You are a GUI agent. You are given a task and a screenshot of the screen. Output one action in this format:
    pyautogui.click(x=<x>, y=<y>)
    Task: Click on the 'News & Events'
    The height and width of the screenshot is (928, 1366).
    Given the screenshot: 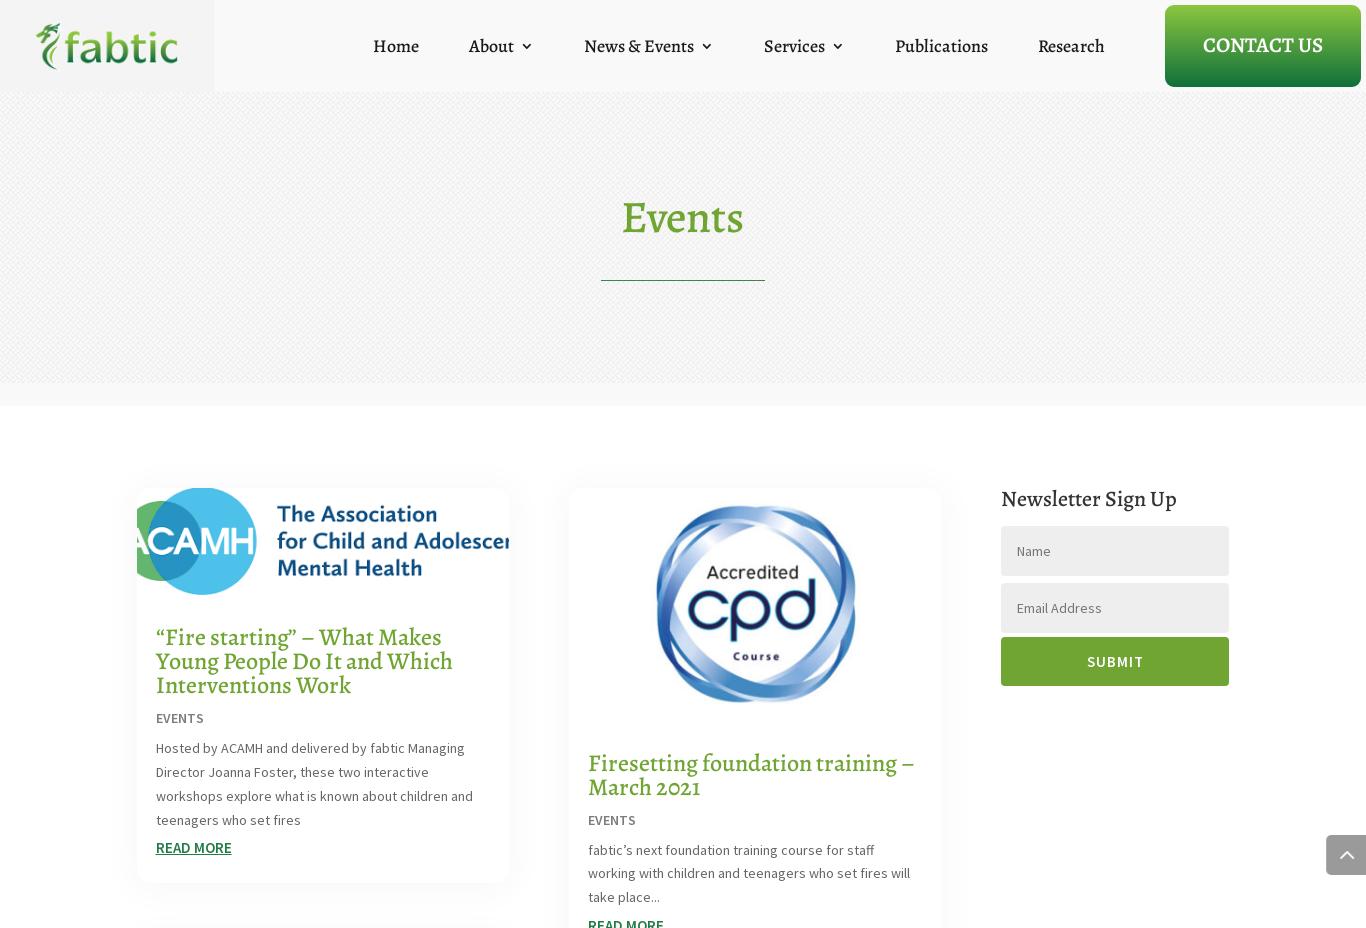 What is the action you would take?
    pyautogui.click(x=638, y=44)
    